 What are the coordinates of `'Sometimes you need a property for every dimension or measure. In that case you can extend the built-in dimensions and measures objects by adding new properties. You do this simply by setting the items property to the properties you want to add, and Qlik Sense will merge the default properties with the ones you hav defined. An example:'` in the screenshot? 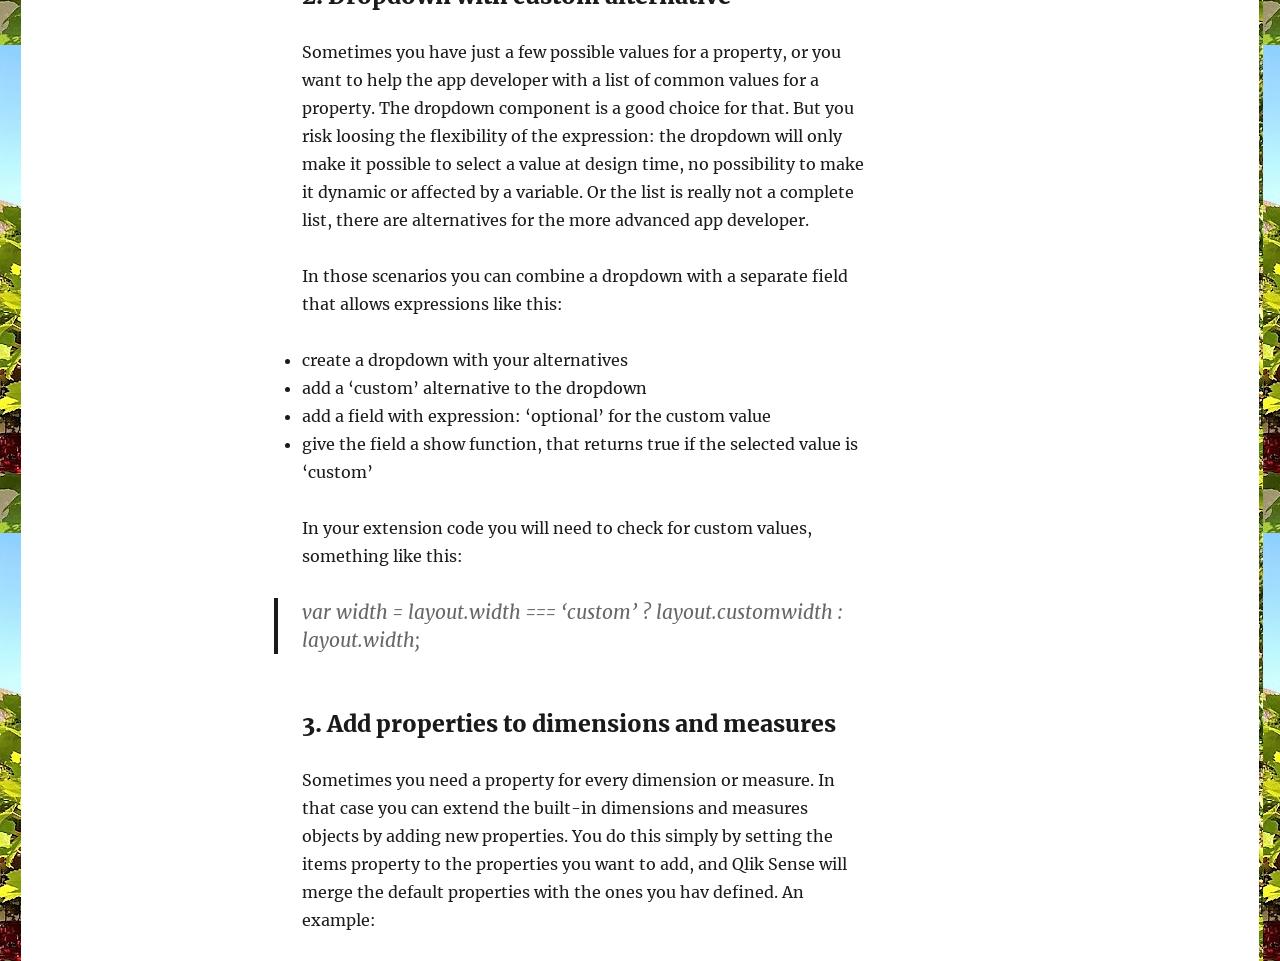 It's located at (573, 850).